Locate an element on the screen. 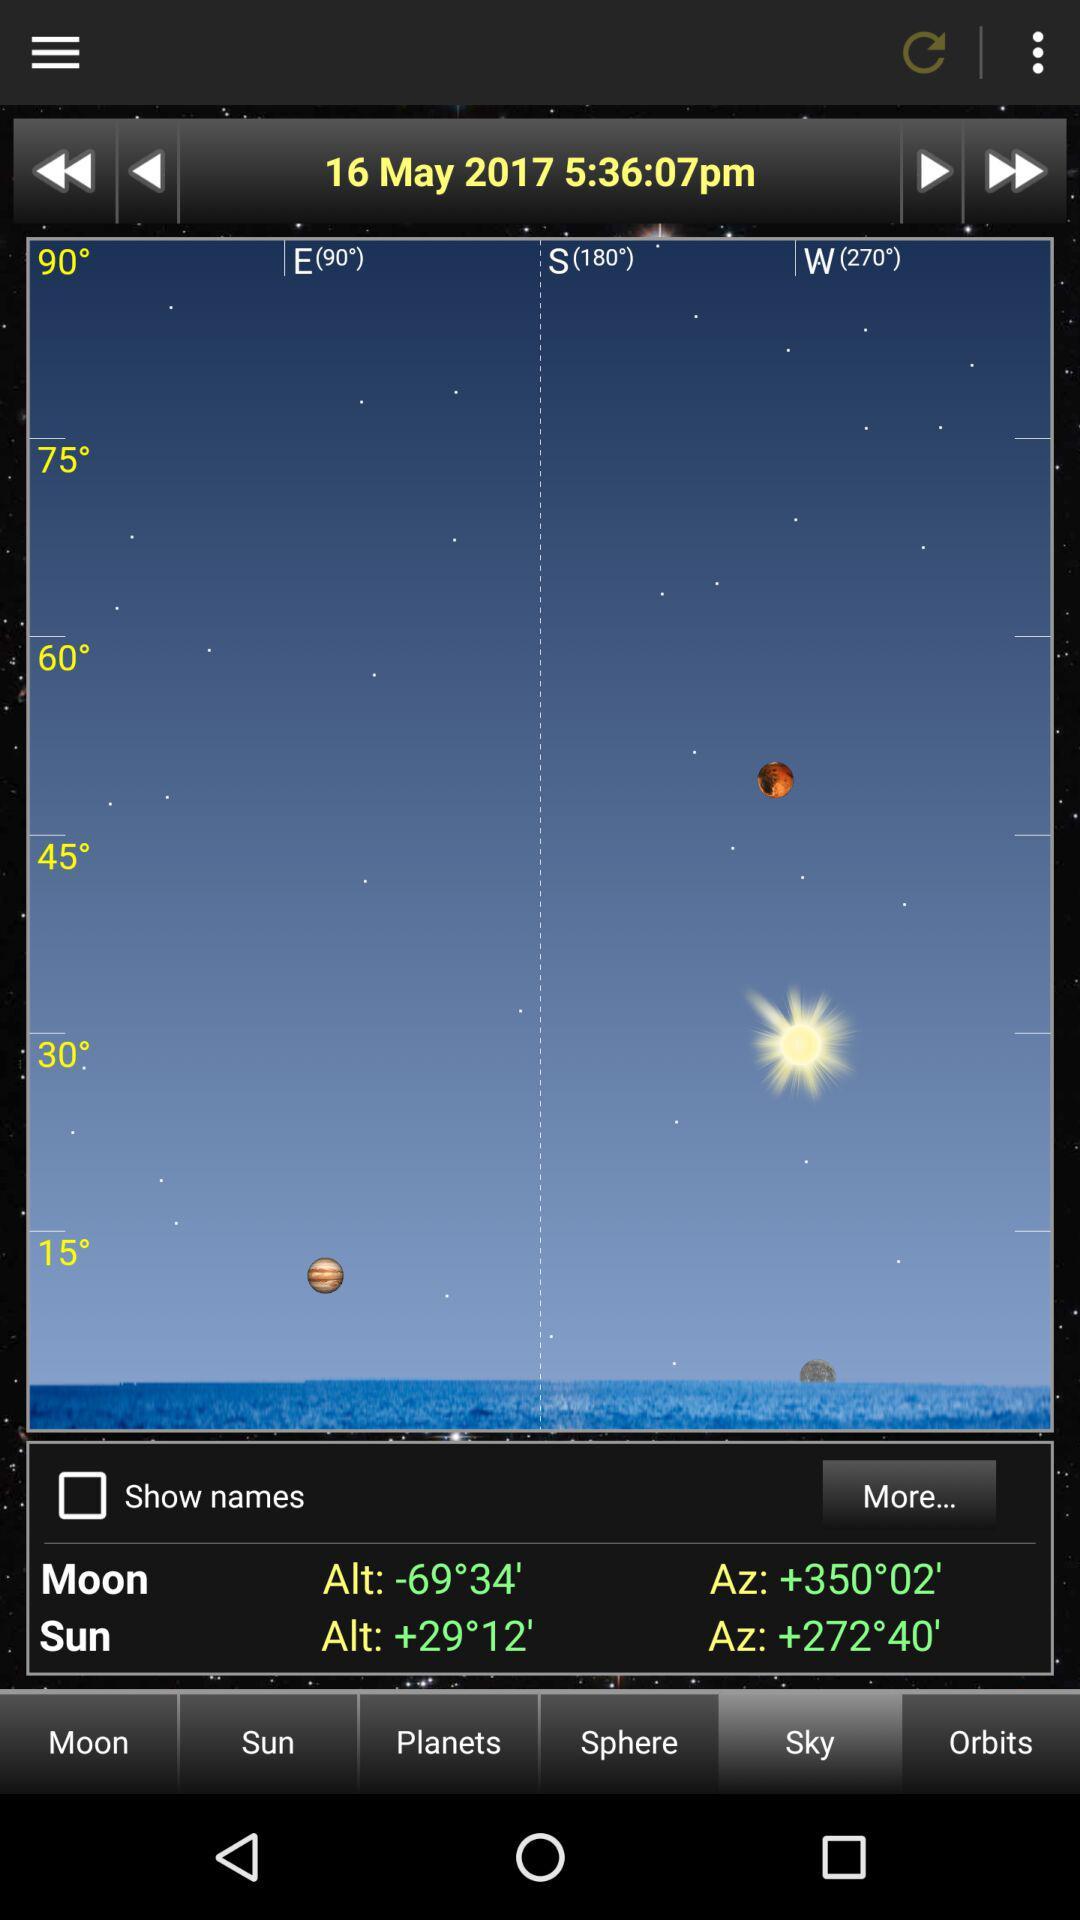 The width and height of the screenshot is (1080, 1920). show names icon is located at coordinates (214, 1495).